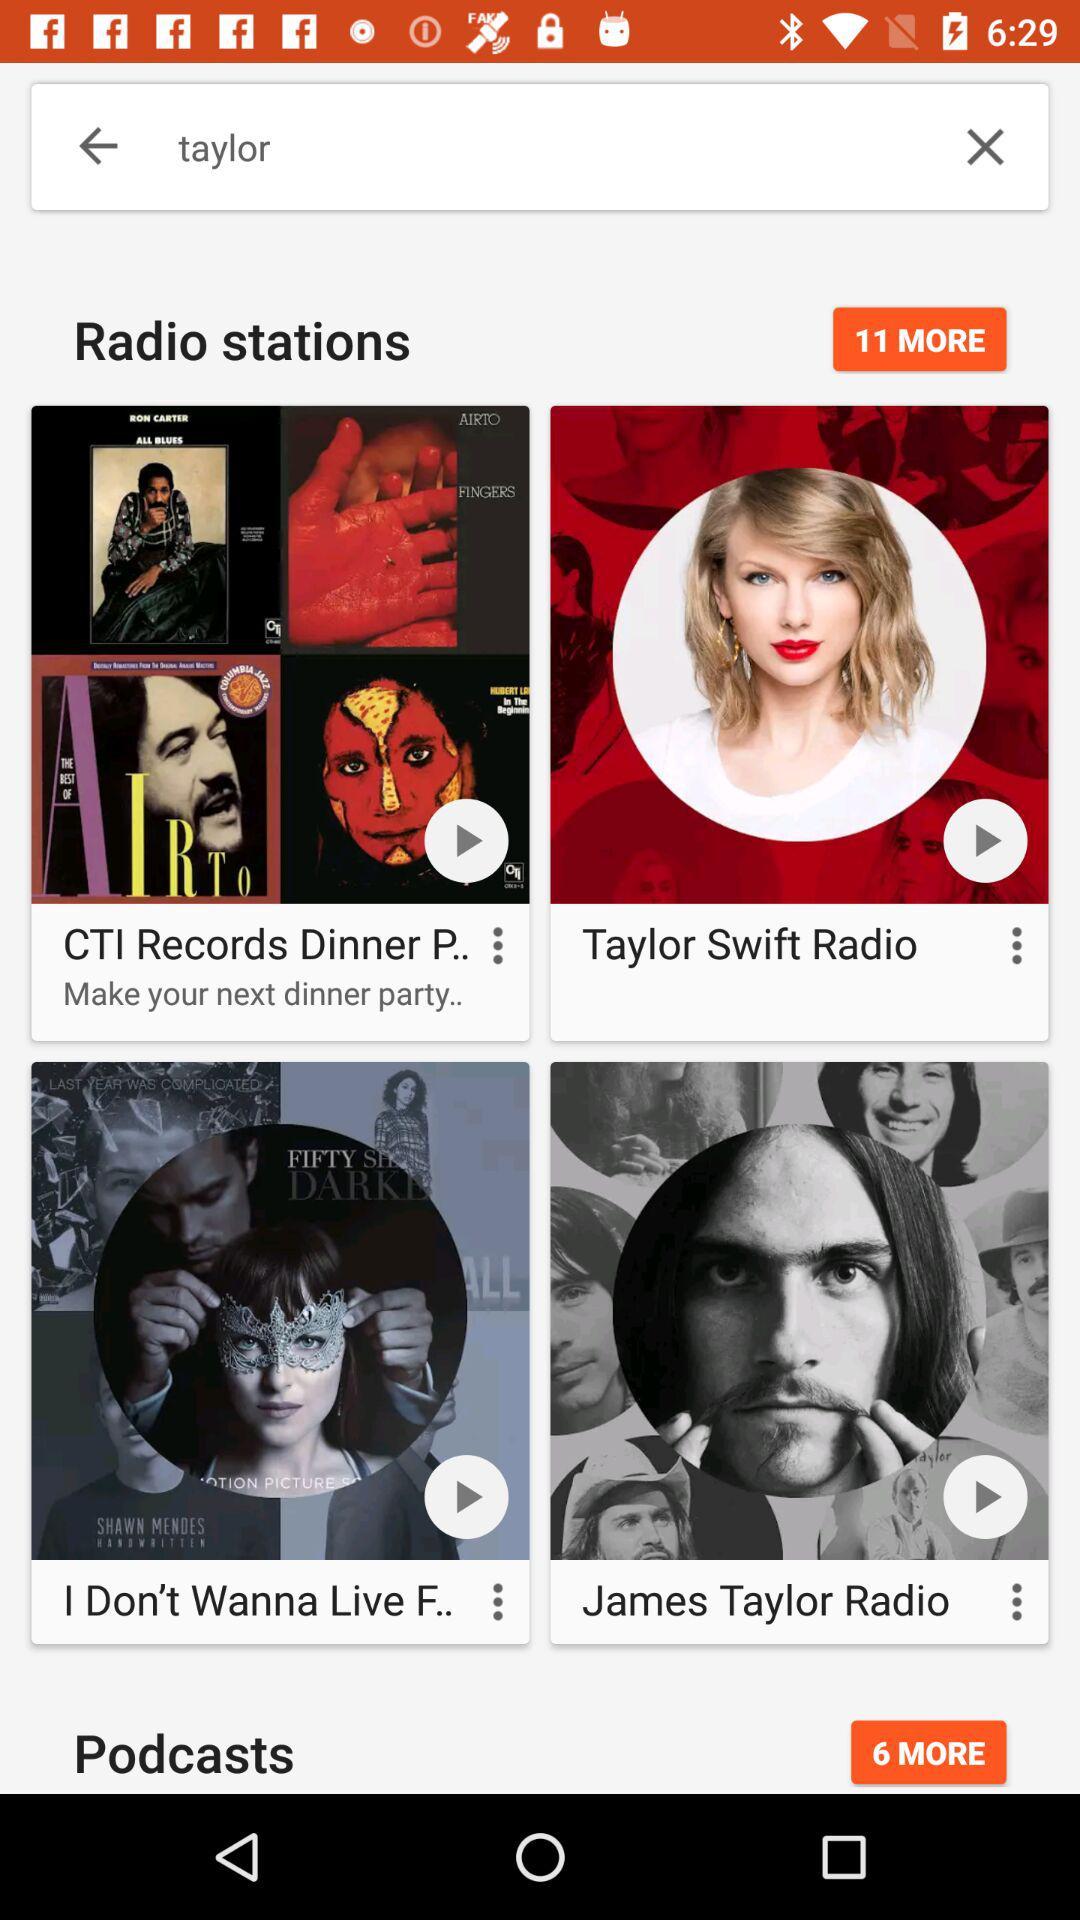 The height and width of the screenshot is (1920, 1080). I want to click on 11 more icon, so click(919, 339).